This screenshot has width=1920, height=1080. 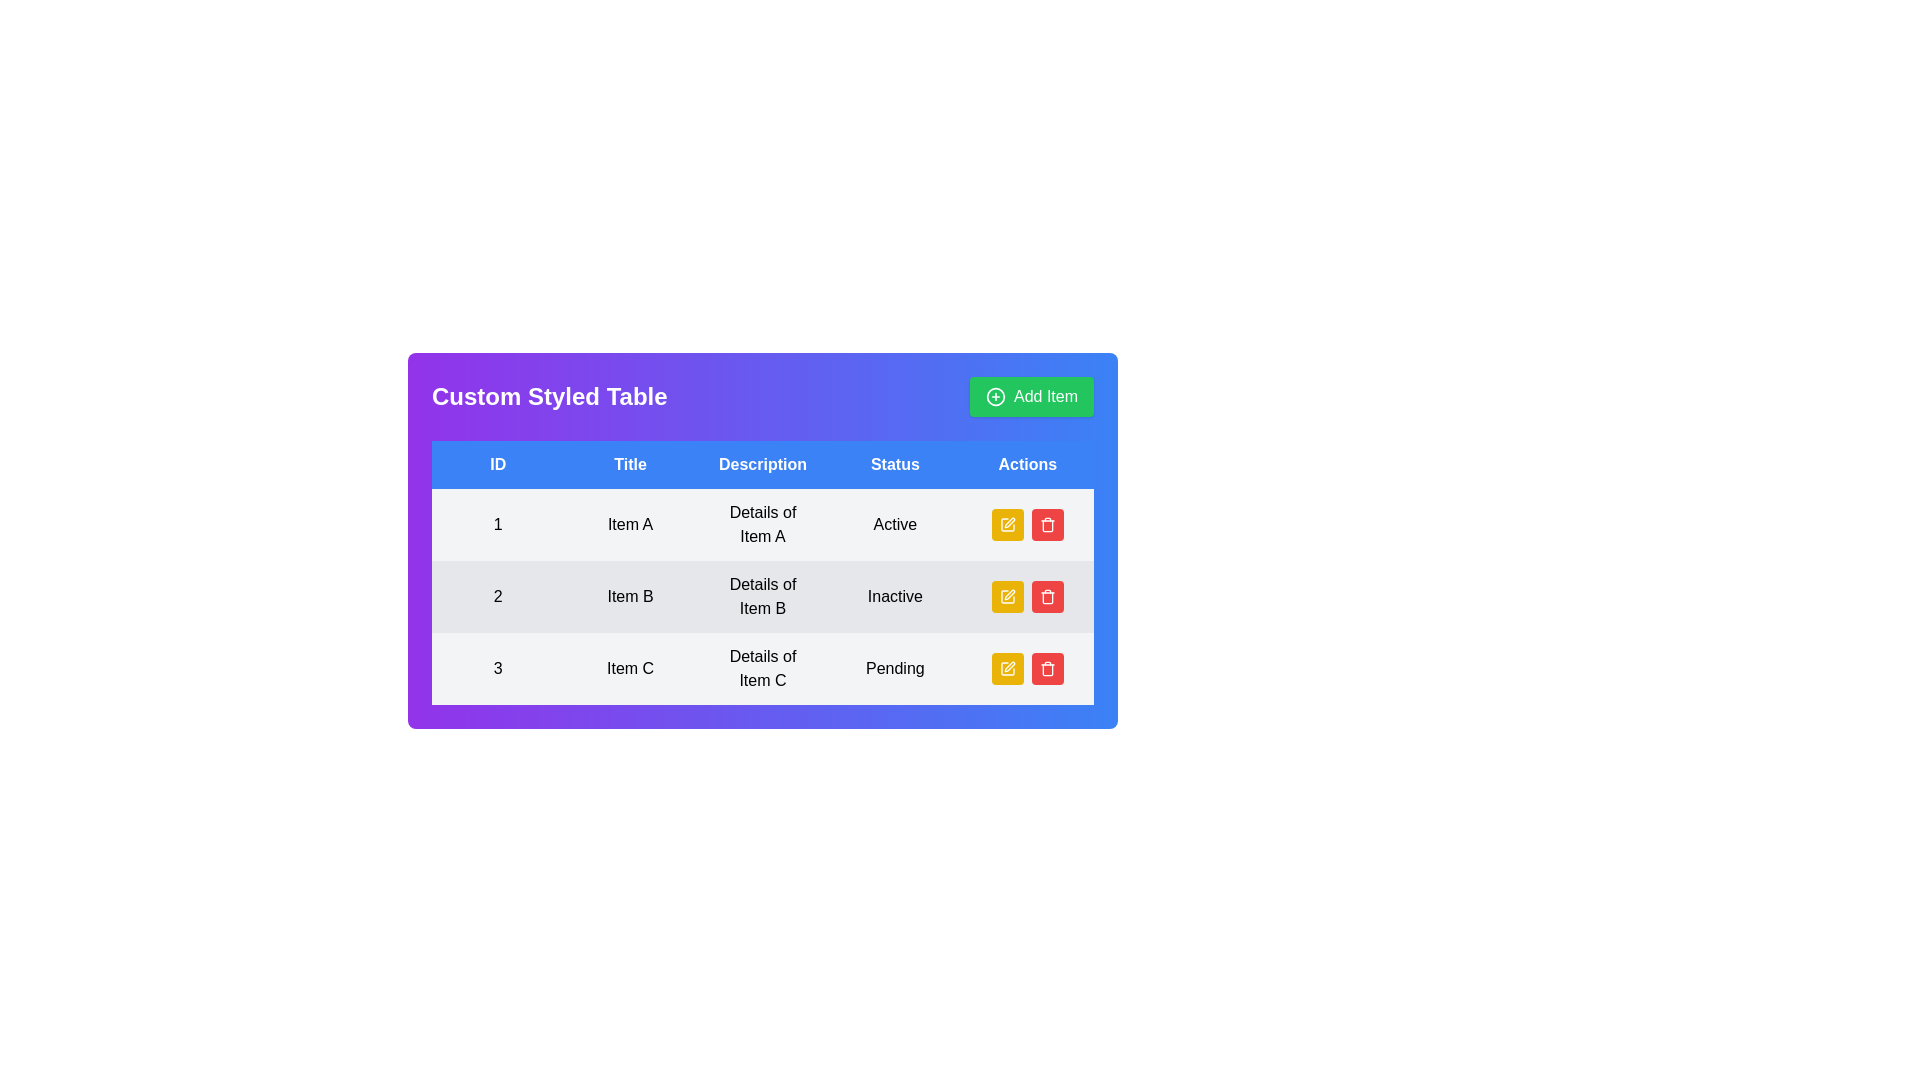 I want to click on the 'Pending' text label located in the fourth column of the third row under the 'Status' column, corresponding to 'Item C', so click(x=894, y=668).